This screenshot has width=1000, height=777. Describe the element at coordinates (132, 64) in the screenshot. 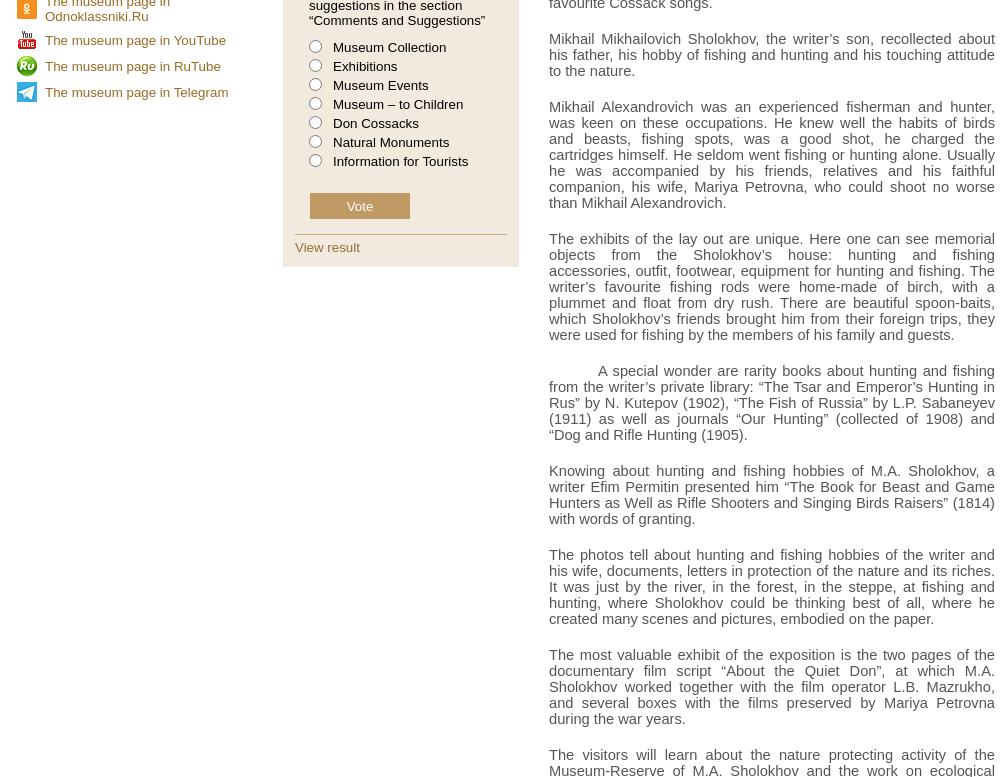

I see `'The museum page in RuTube'` at that location.